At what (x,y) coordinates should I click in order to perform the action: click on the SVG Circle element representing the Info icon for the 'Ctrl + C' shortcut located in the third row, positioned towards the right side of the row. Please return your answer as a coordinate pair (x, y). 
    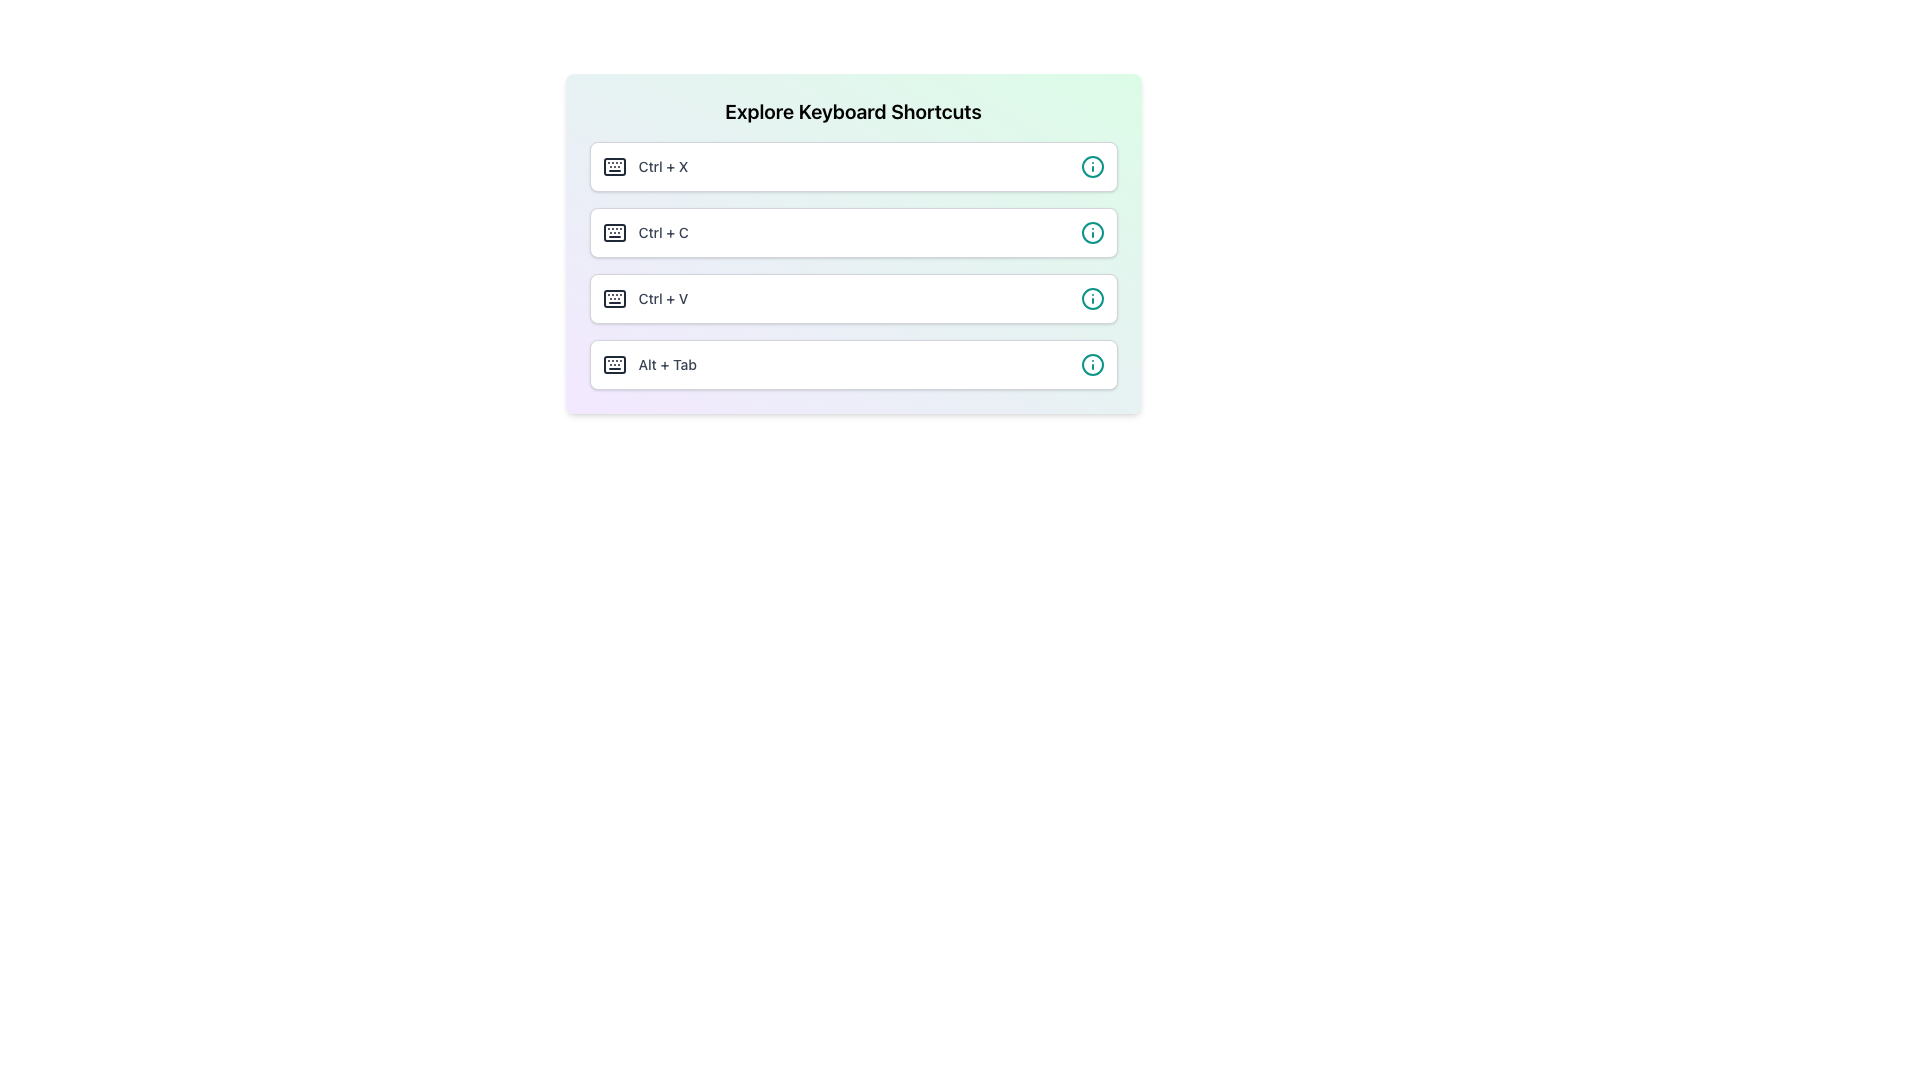
    Looking at the image, I should click on (1091, 231).